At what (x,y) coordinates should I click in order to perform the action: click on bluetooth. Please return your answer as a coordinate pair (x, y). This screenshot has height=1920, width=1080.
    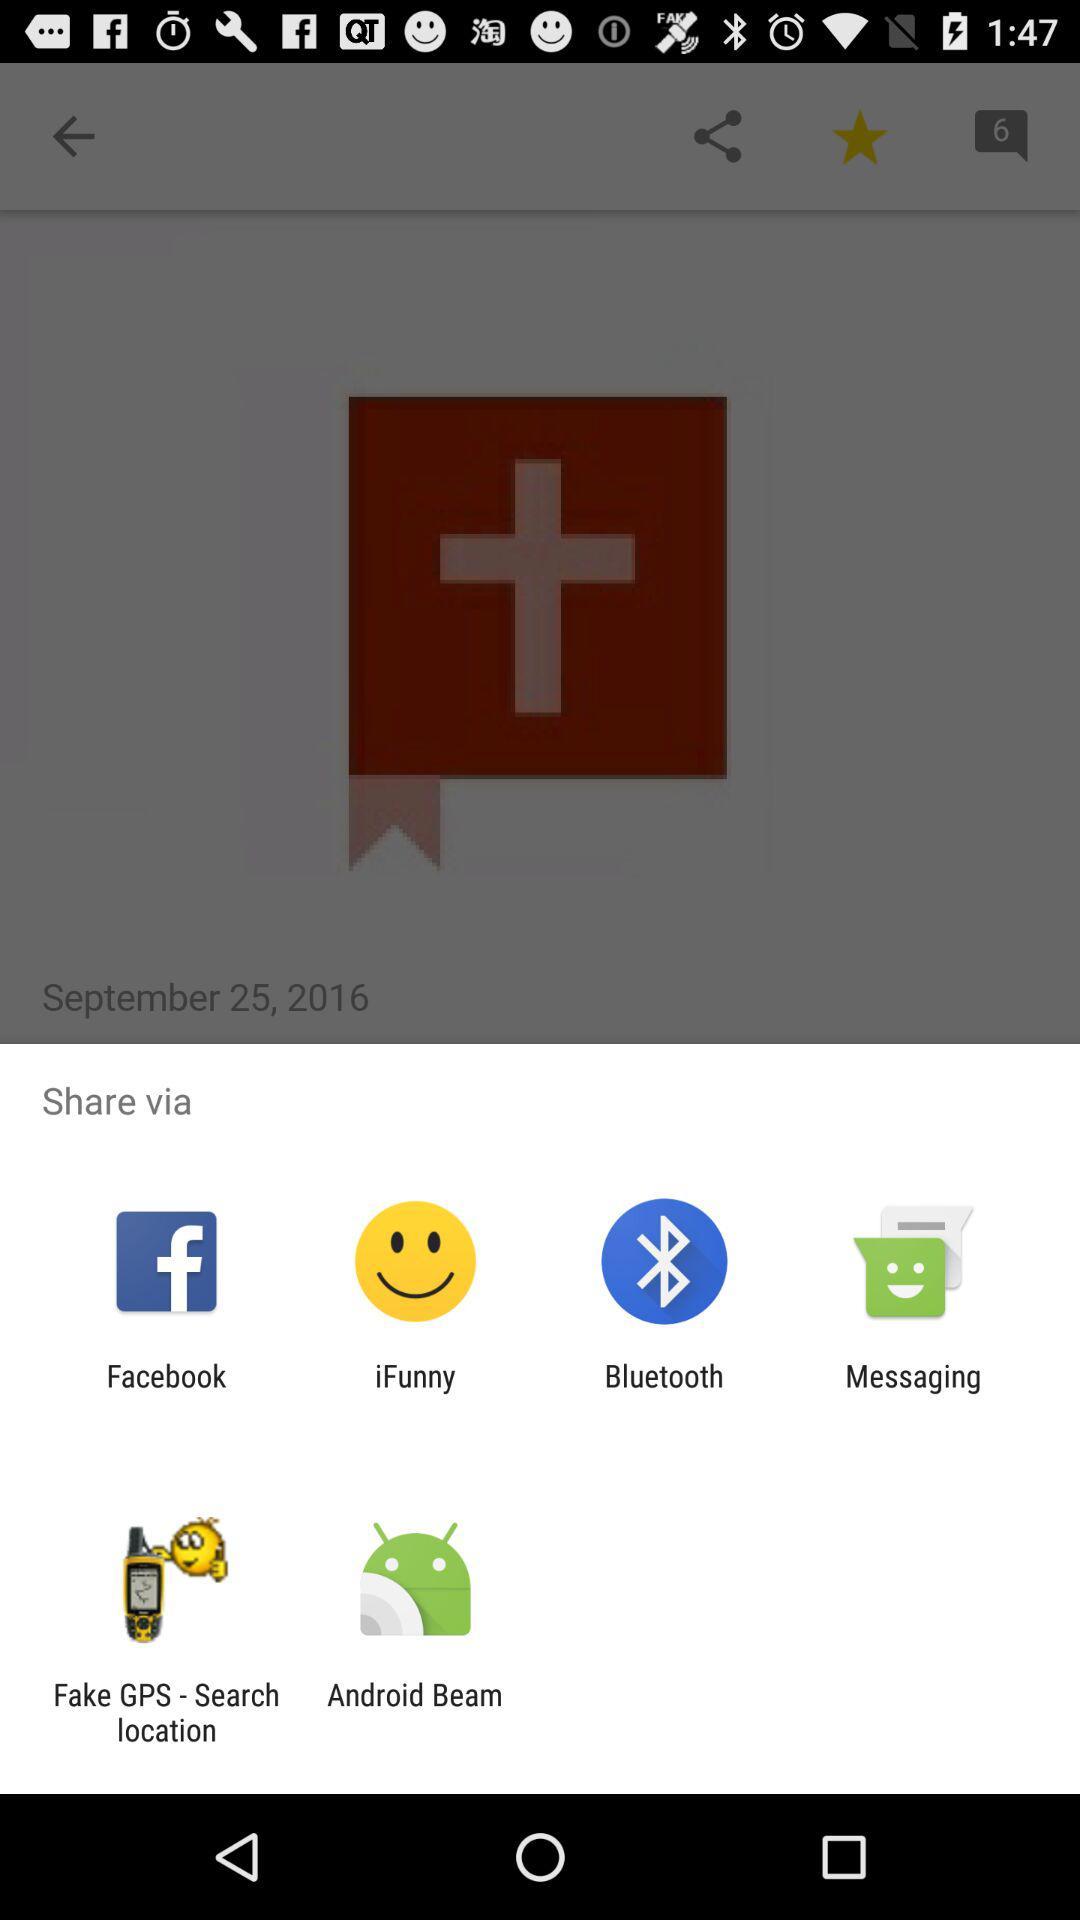
    Looking at the image, I should click on (664, 1392).